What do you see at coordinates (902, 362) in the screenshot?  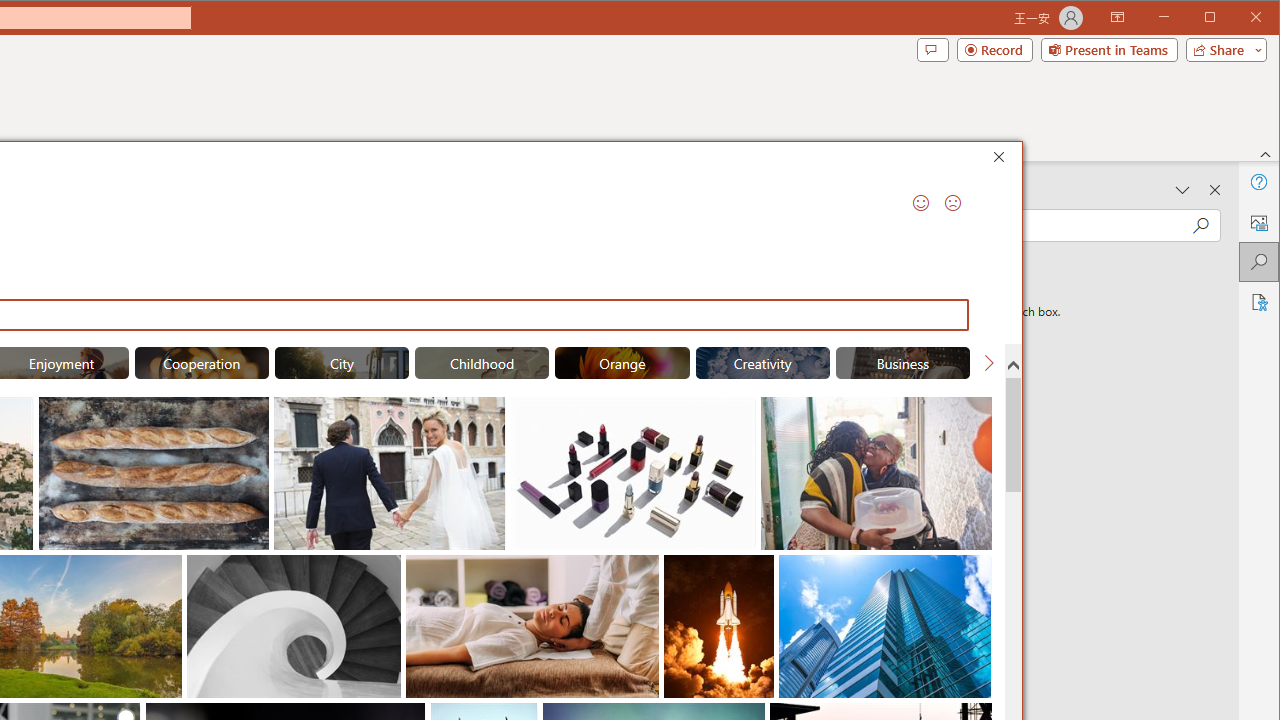 I see `'"Business" Stock Images.'` at bounding box center [902, 362].